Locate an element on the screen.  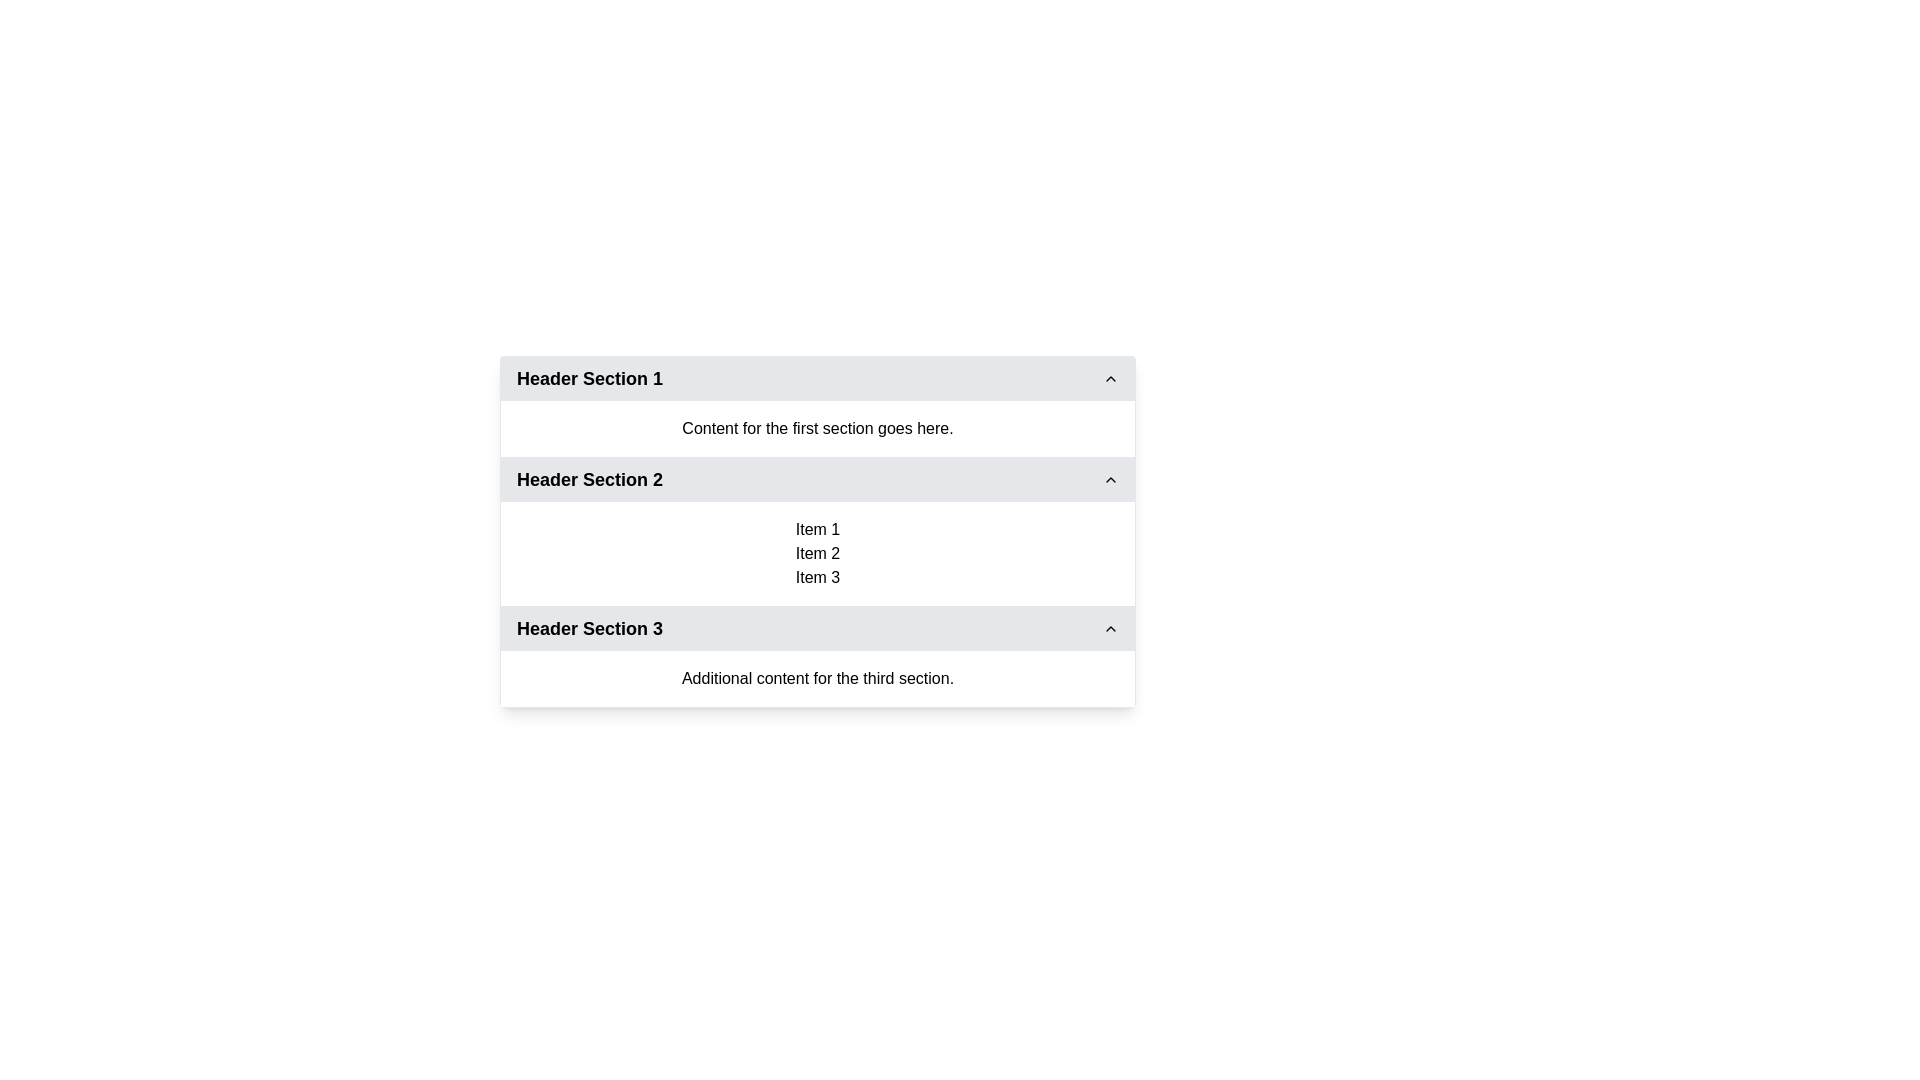
the static text display that shows 'Content for the first section goes here.' located below 'Header Section 1' is located at coordinates (817, 427).